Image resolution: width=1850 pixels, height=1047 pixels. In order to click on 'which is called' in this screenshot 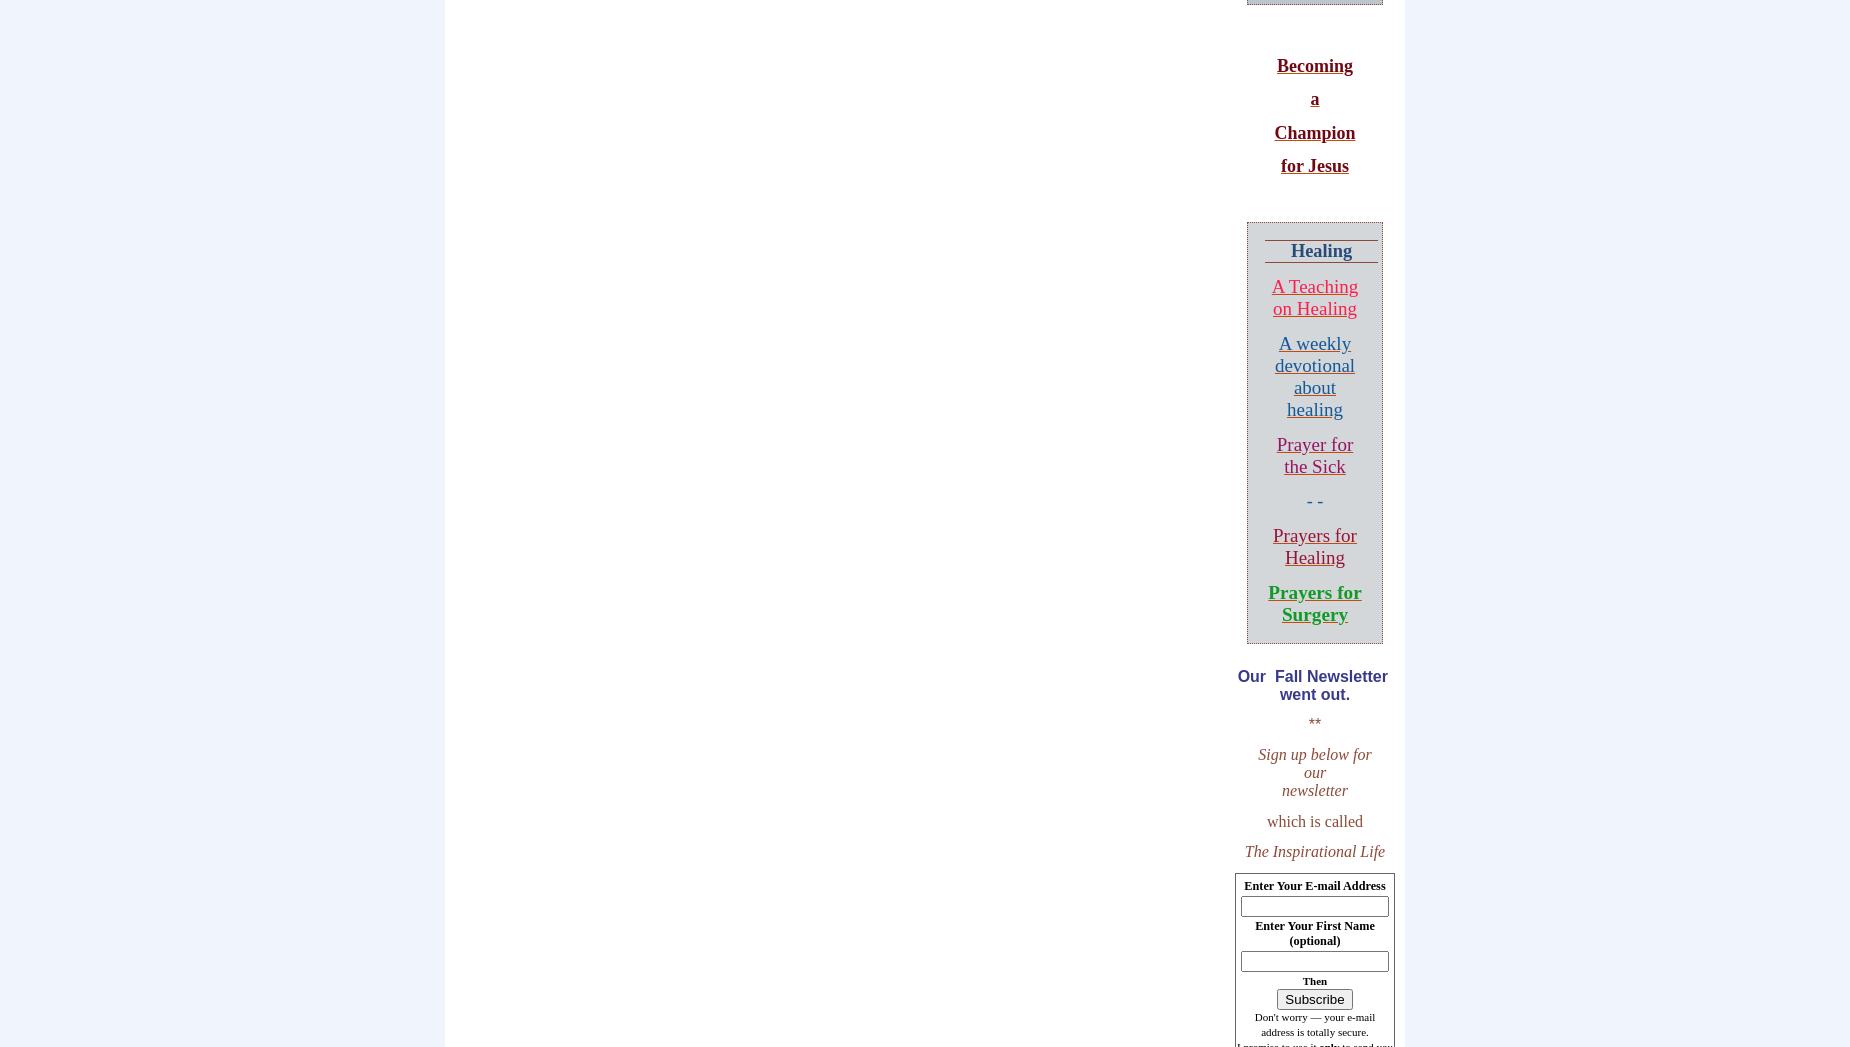, I will do `click(1313, 820)`.